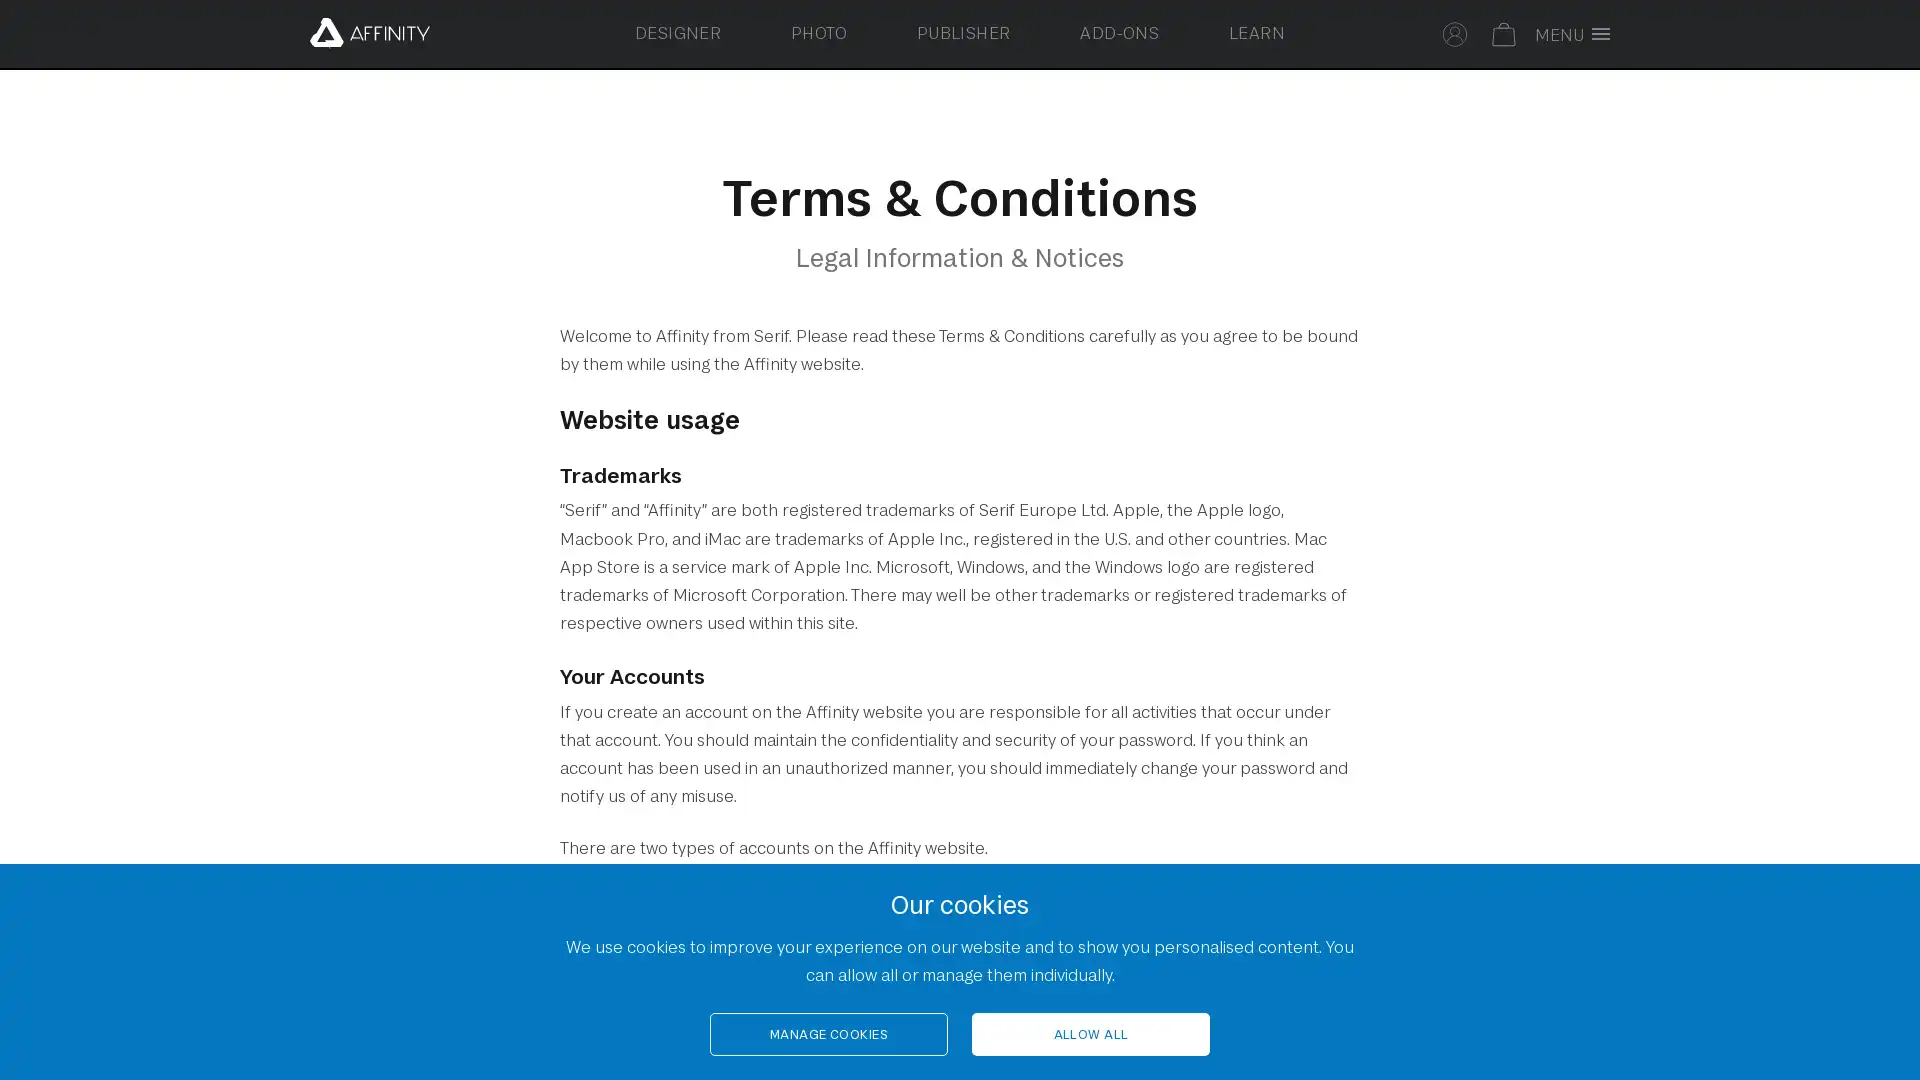 The height and width of the screenshot is (1080, 1920). I want to click on Toggle full screen menu, so click(1577, 34).